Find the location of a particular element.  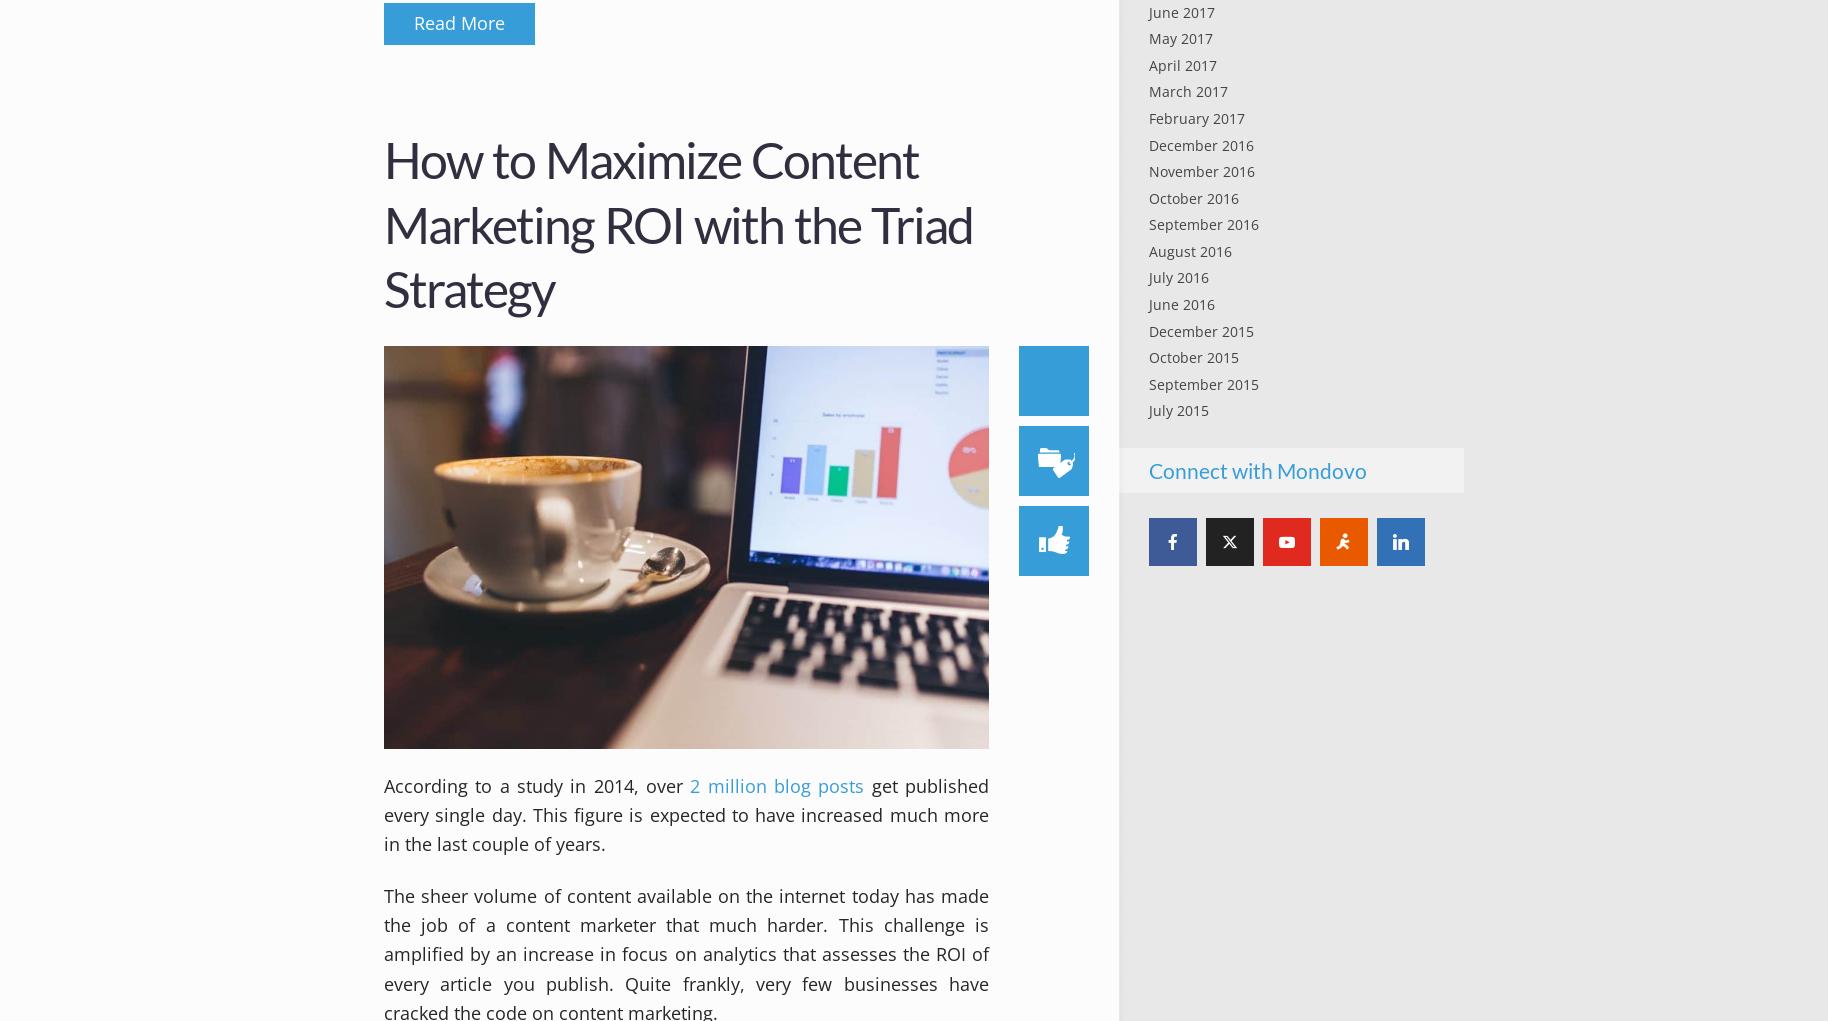

'June 2017' is located at coordinates (1180, 10).